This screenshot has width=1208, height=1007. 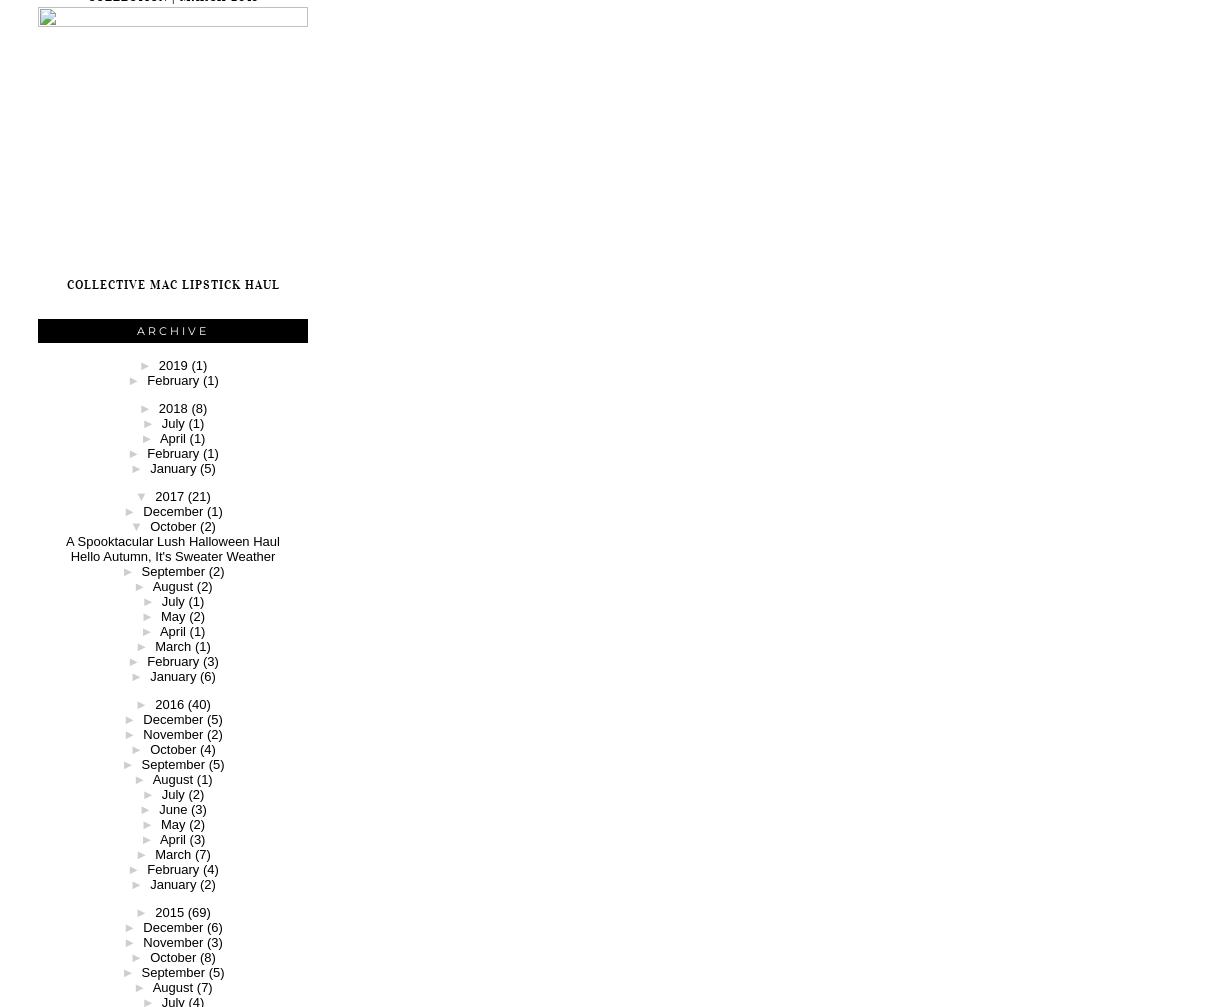 What do you see at coordinates (172, 808) in the screenshot?
I see `'June'` at bounding box center [172, 808].